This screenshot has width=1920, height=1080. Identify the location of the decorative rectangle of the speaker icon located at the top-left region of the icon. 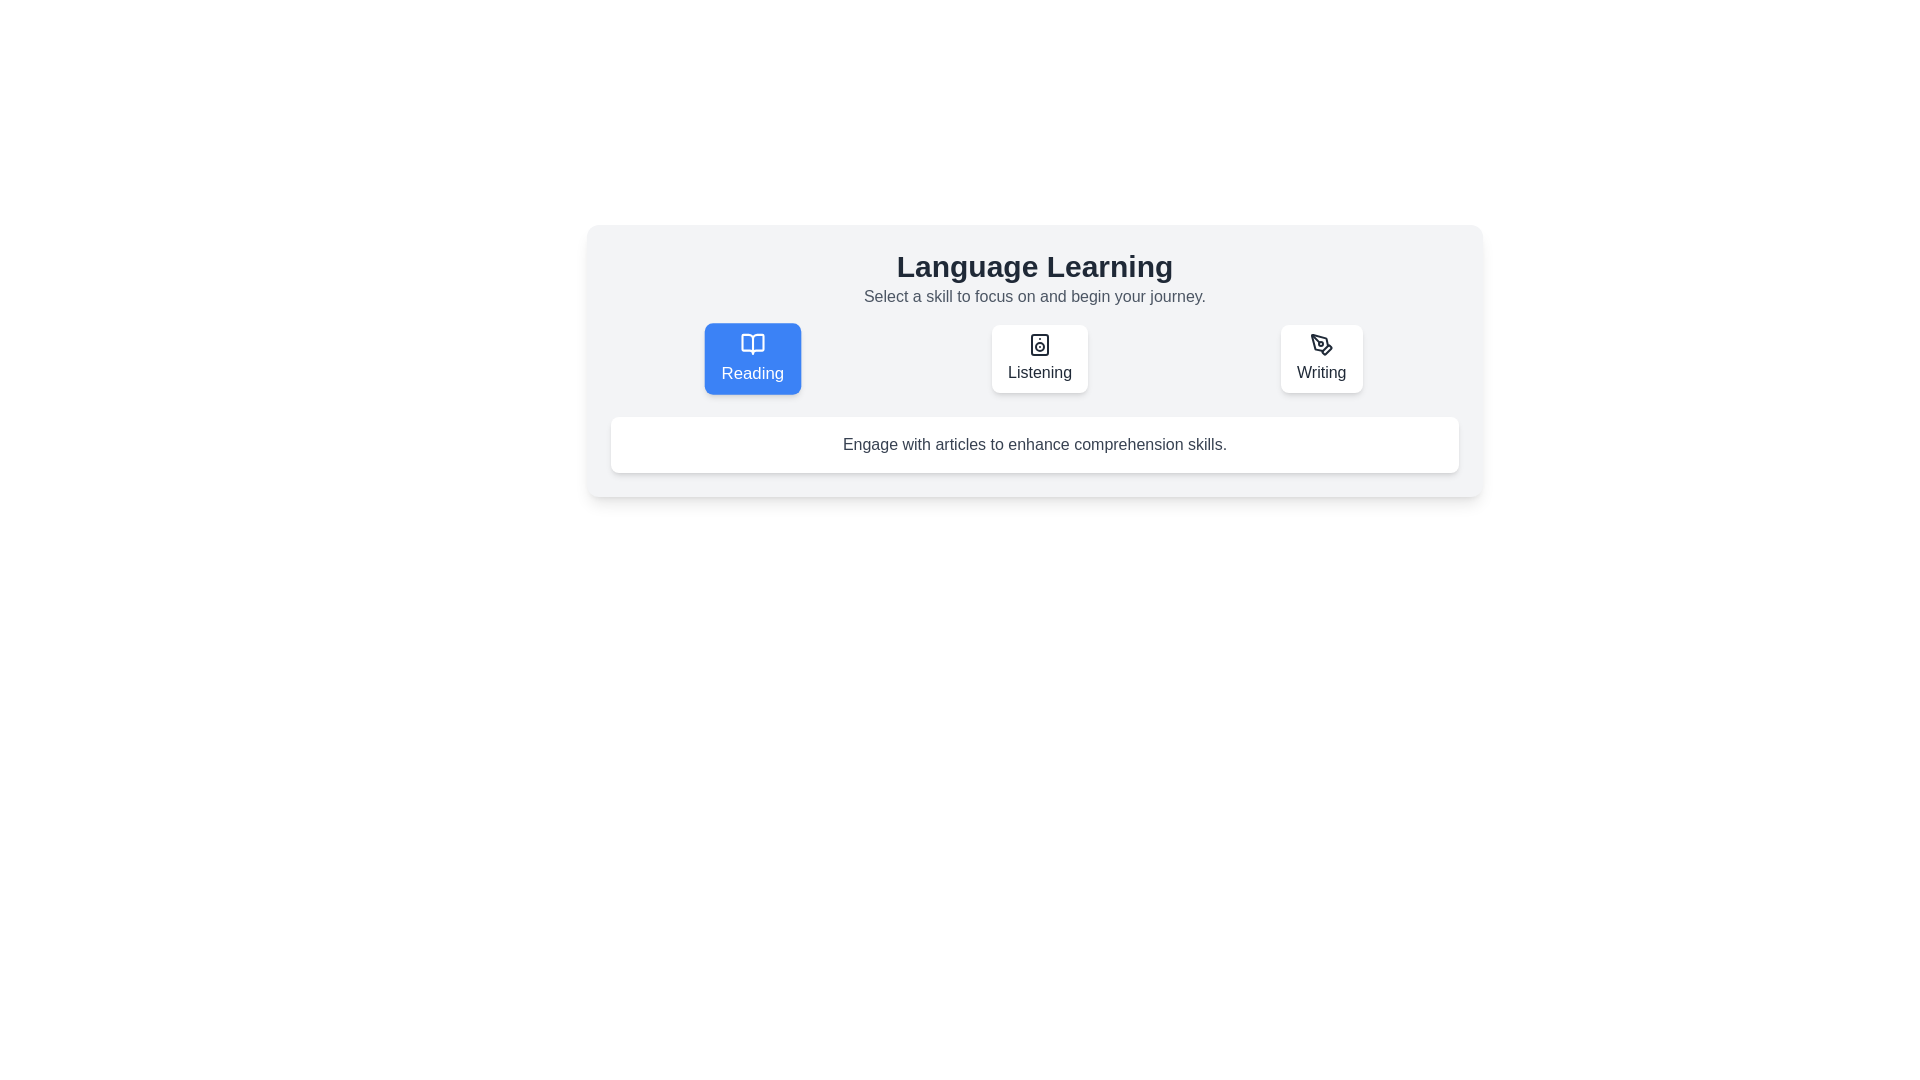
(1040, 343).